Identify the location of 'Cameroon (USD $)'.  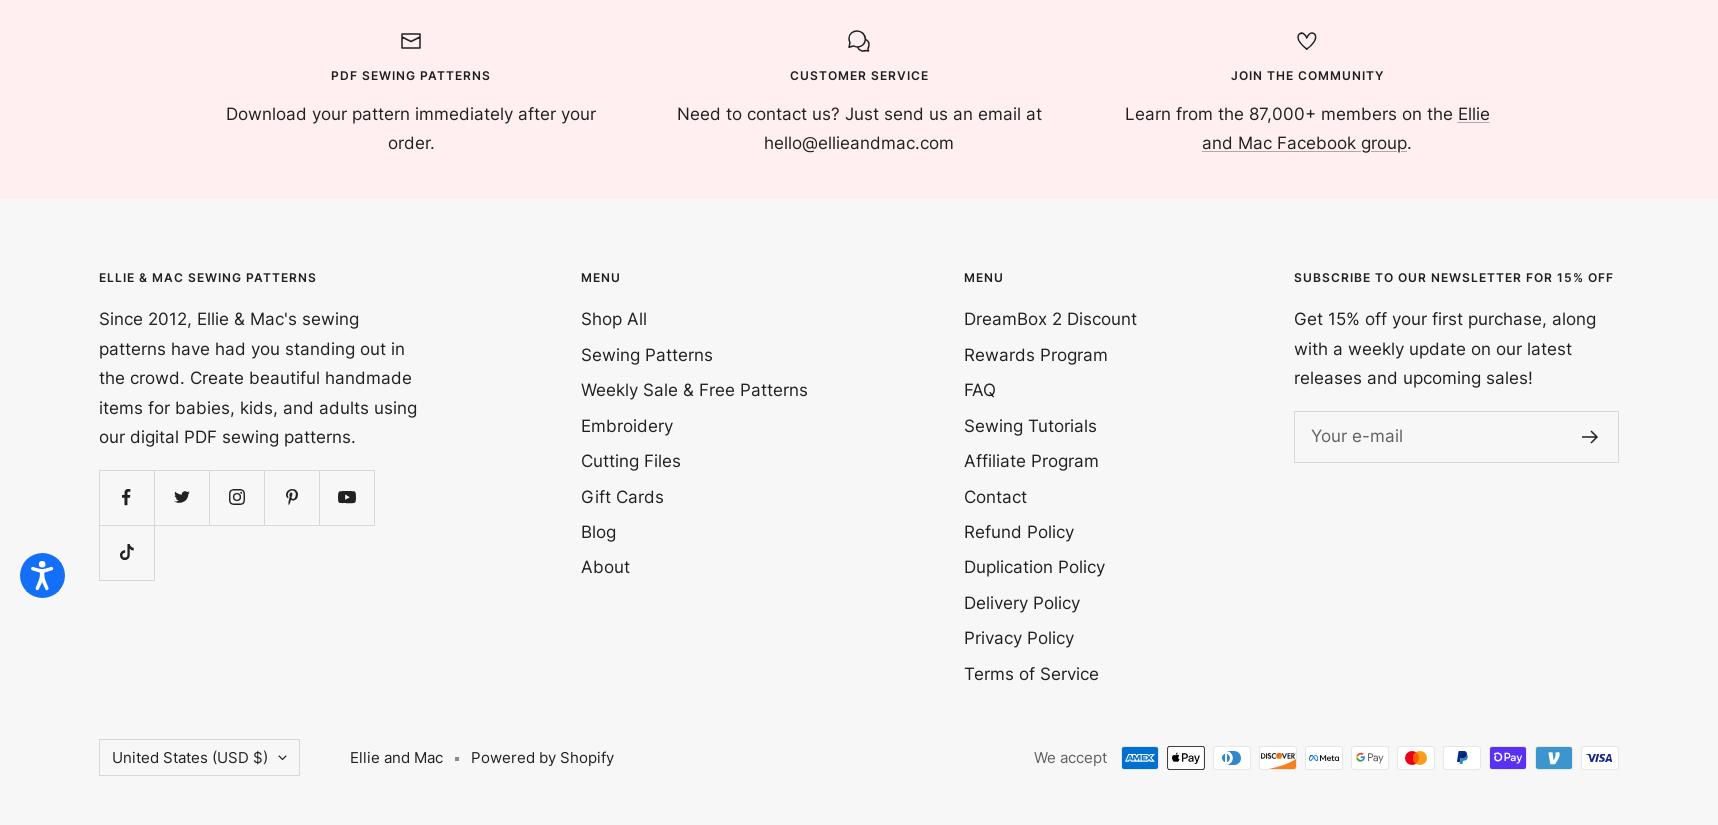
(180, 258).